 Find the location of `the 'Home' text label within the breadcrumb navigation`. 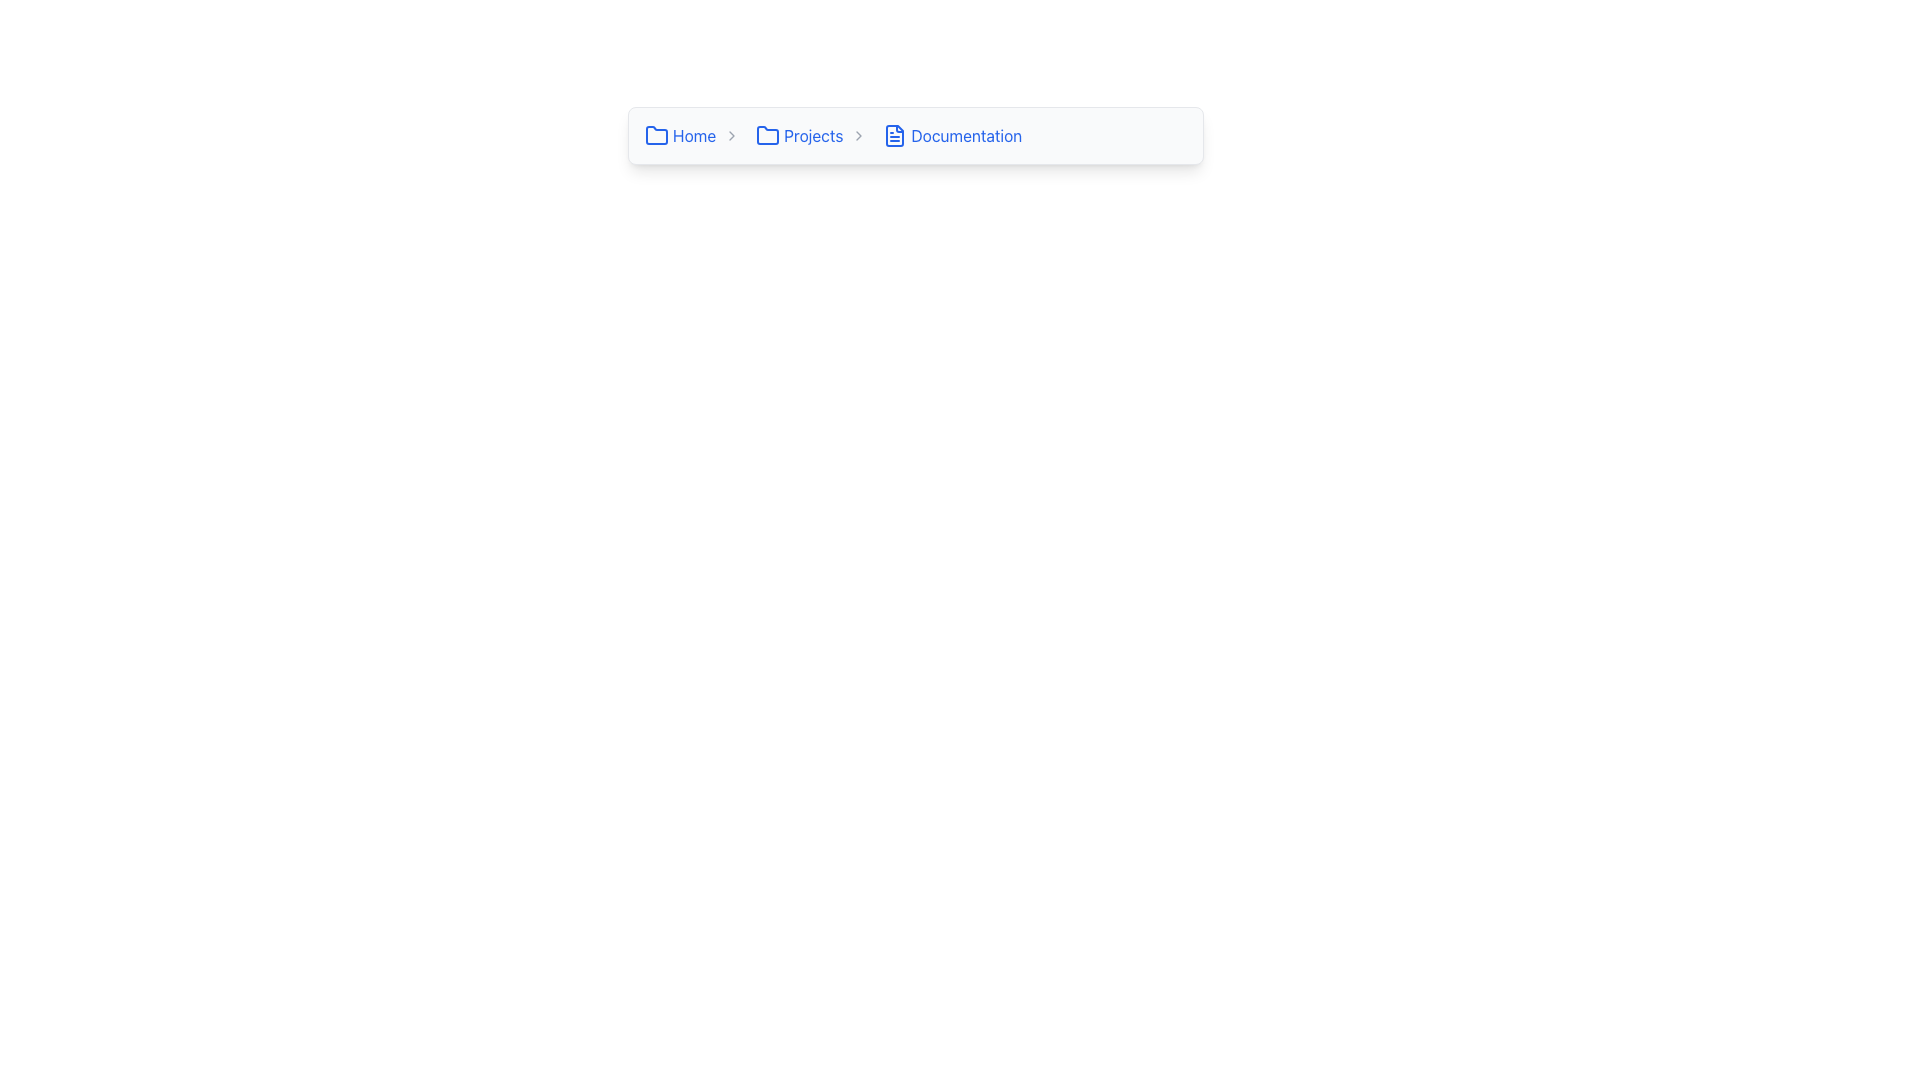

the 'Home' text label within the breadcrumb navigation is located at coordinates (694, 135).